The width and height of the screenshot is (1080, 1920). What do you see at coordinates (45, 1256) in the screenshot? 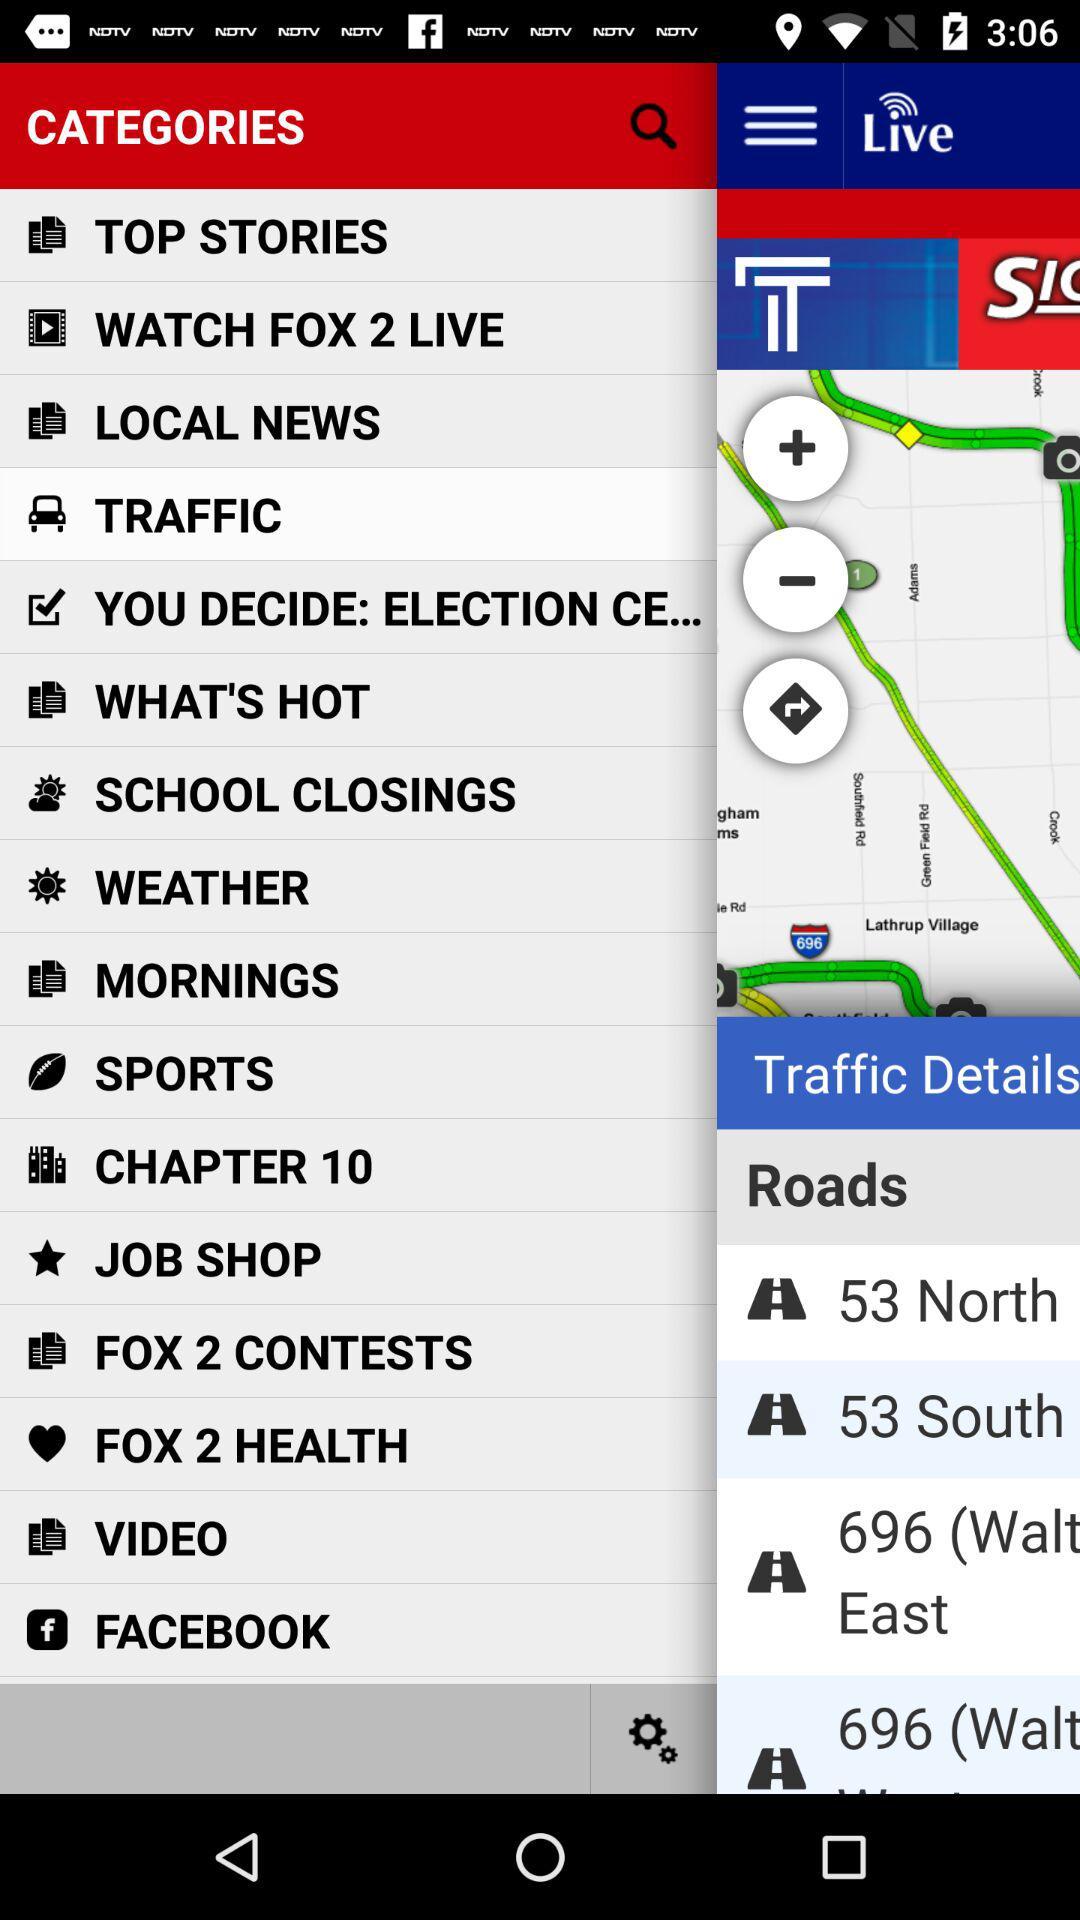
I see `icon left to job shop` at bounding box center [45, 1256].